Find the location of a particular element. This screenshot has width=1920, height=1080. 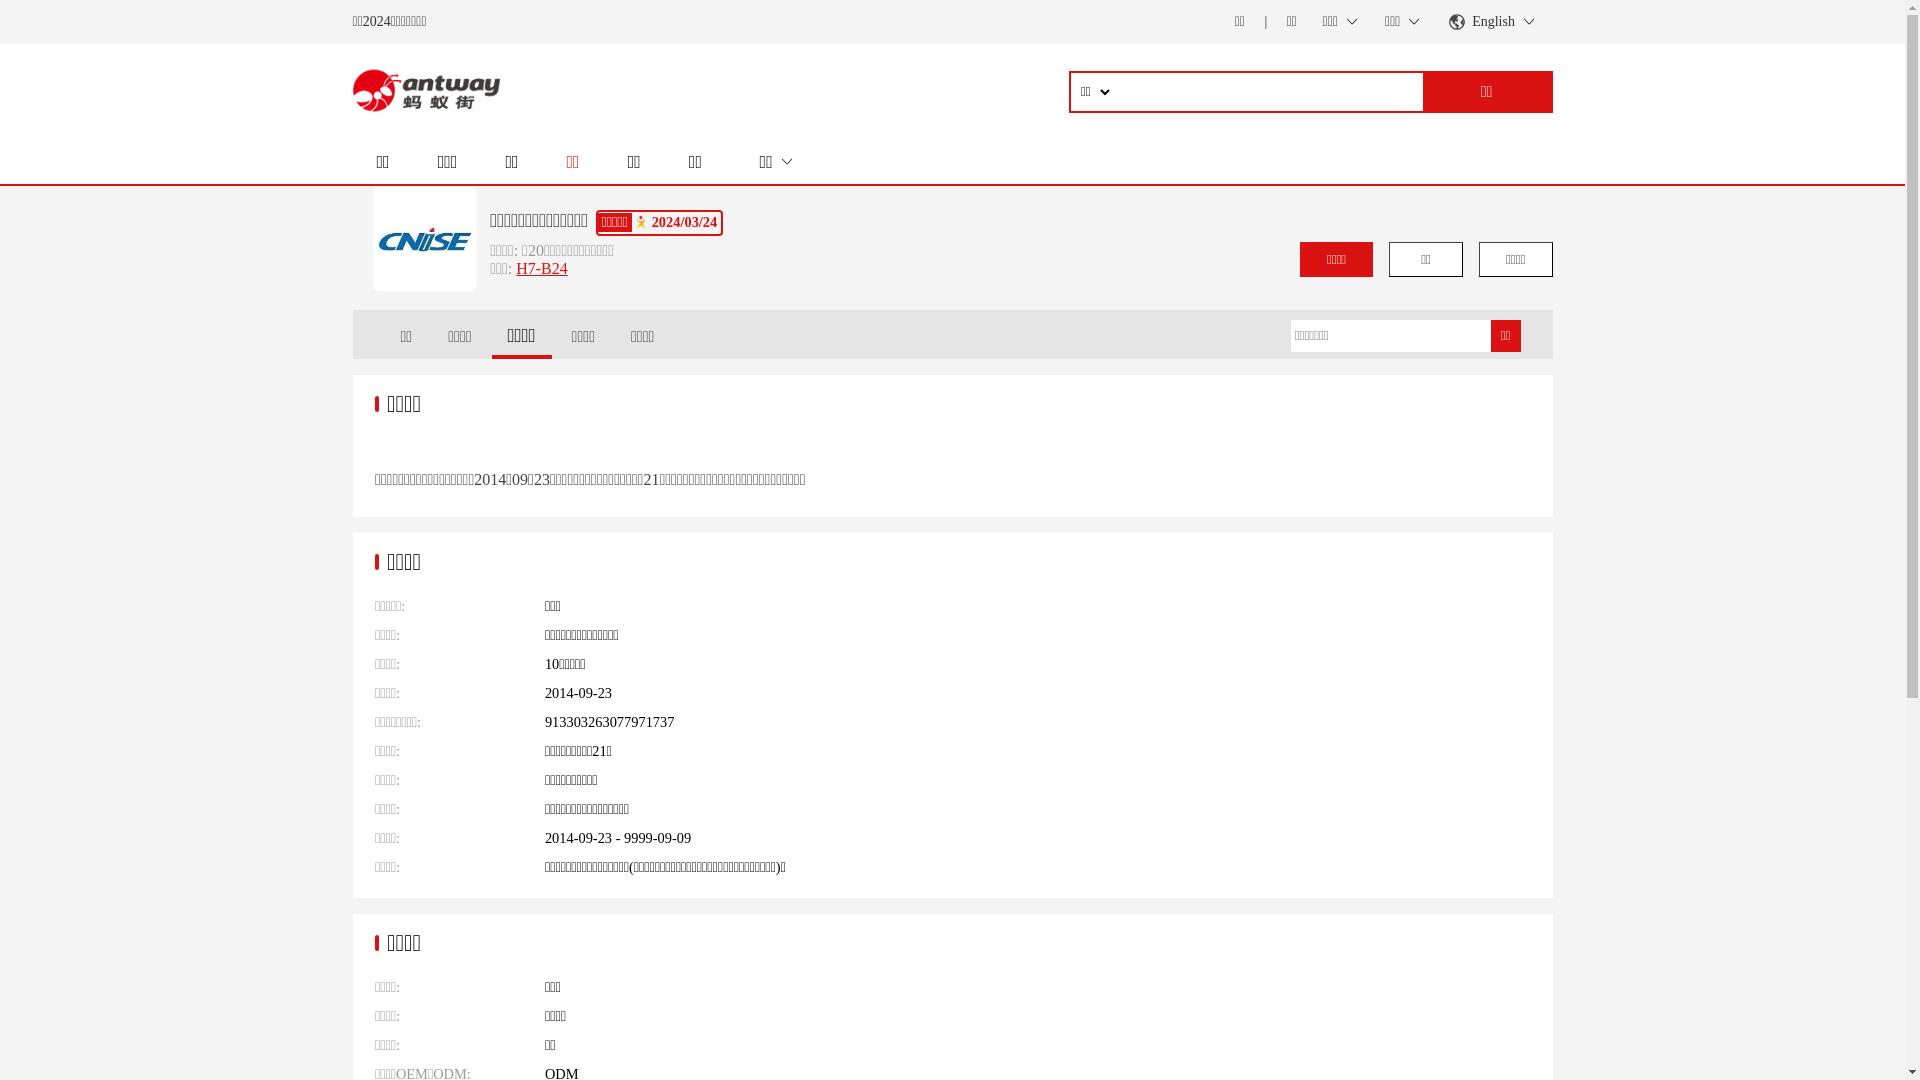

'H7-B24' is located at coordinates (515, 267).